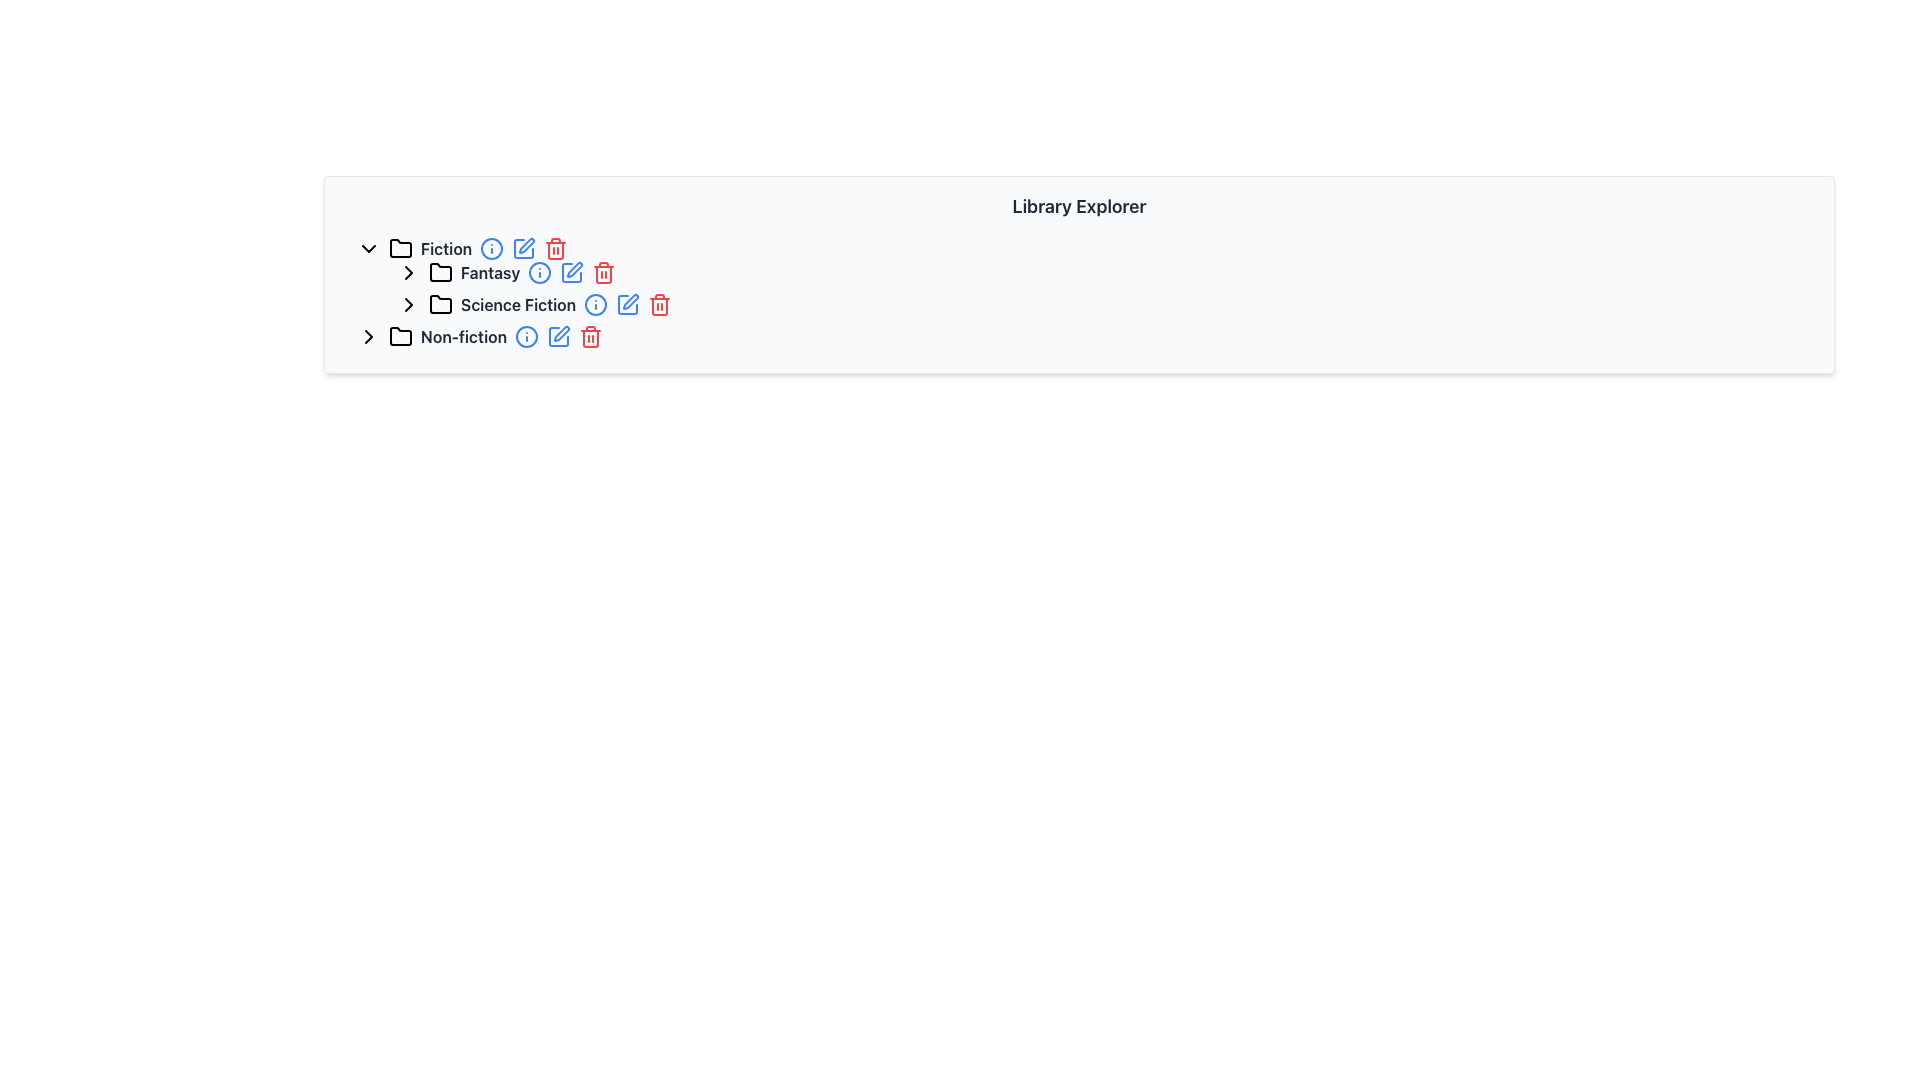 The width and height of the screenshot is (1920, 1080). What do you see at coordinates (445, 248) in the screenshot?
I see `the 'Fiction' text label` at bounding box center [445, 248].